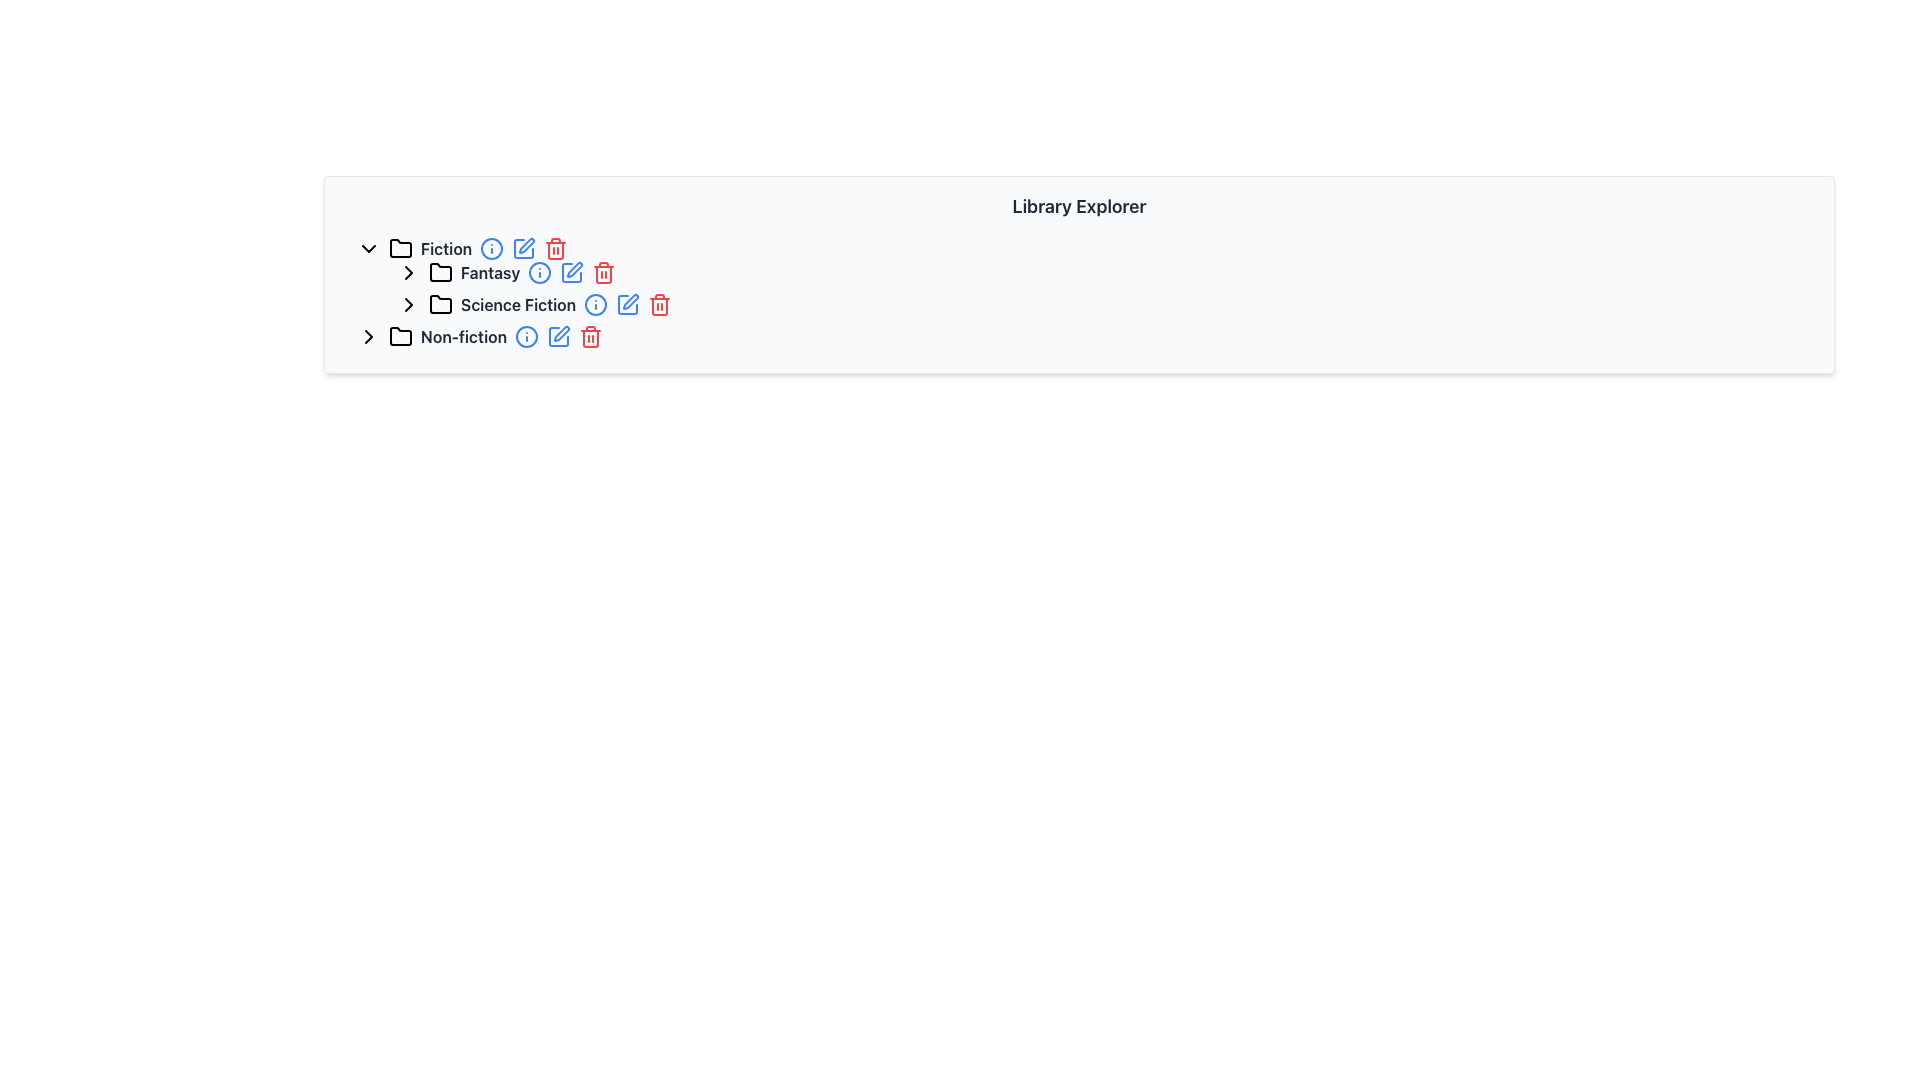 The width and height of the screenshot is (1920, 1080). What do you see at coordinates (445, 248) in the screenshot?
I see `the 'Fiction' text label` at bounding box center [445, 248].